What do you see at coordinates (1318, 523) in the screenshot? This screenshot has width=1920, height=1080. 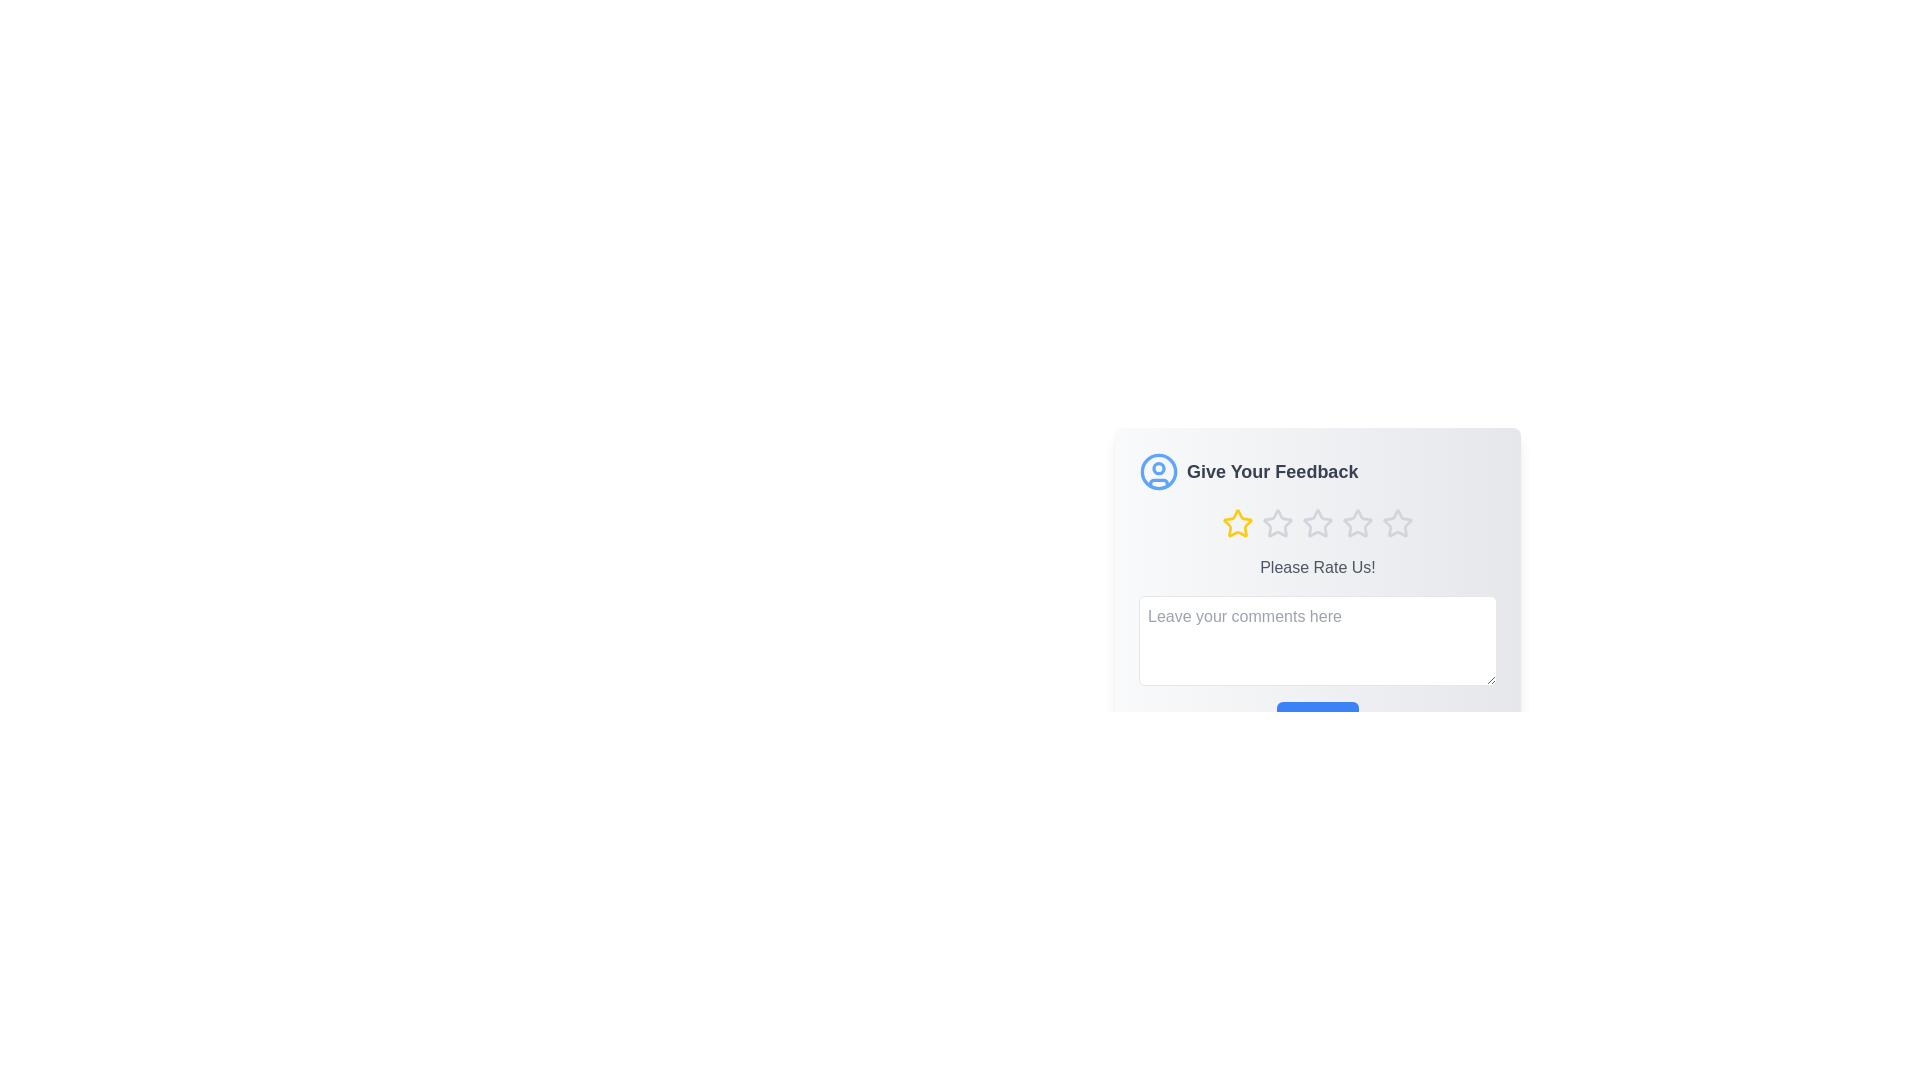 I see `the third rating star button, which is a gray outlined star` at bounding box center [1318, 523].